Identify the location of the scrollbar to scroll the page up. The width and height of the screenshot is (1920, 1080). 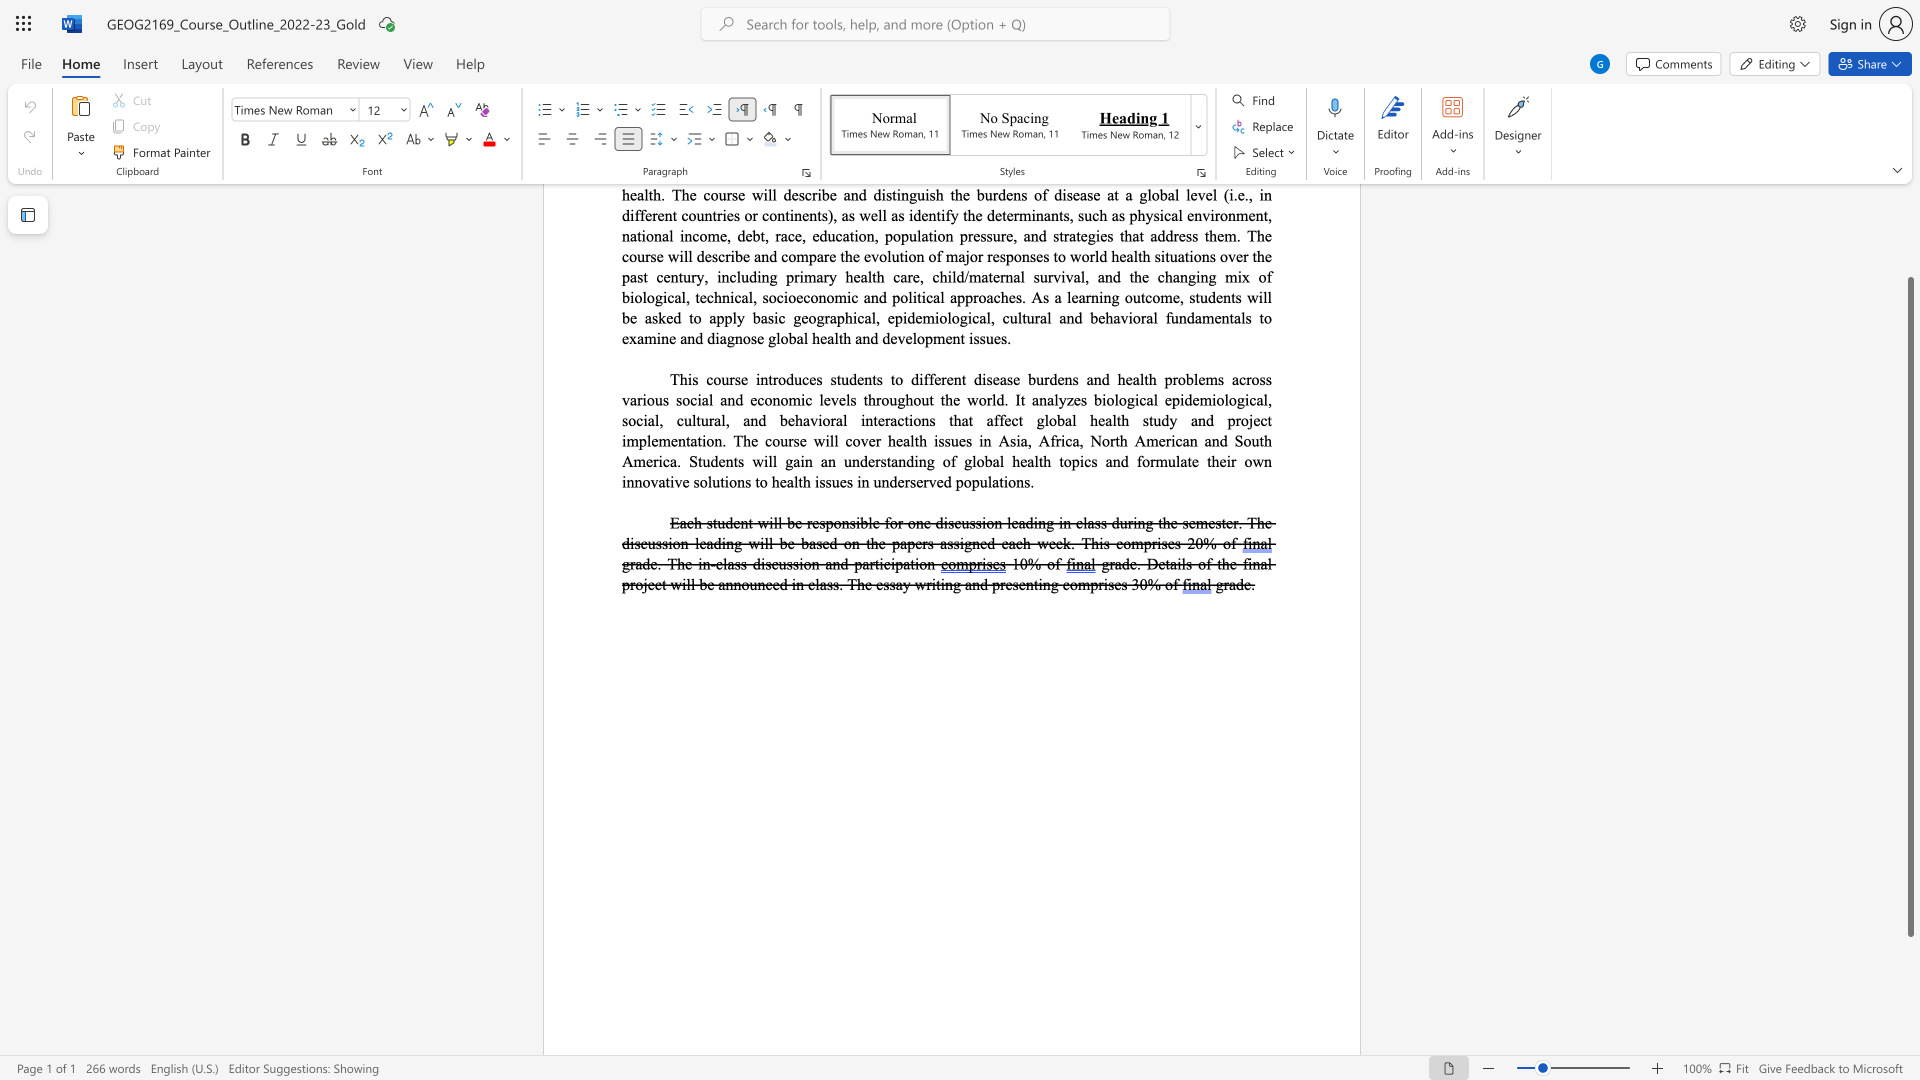
(1909, 229).